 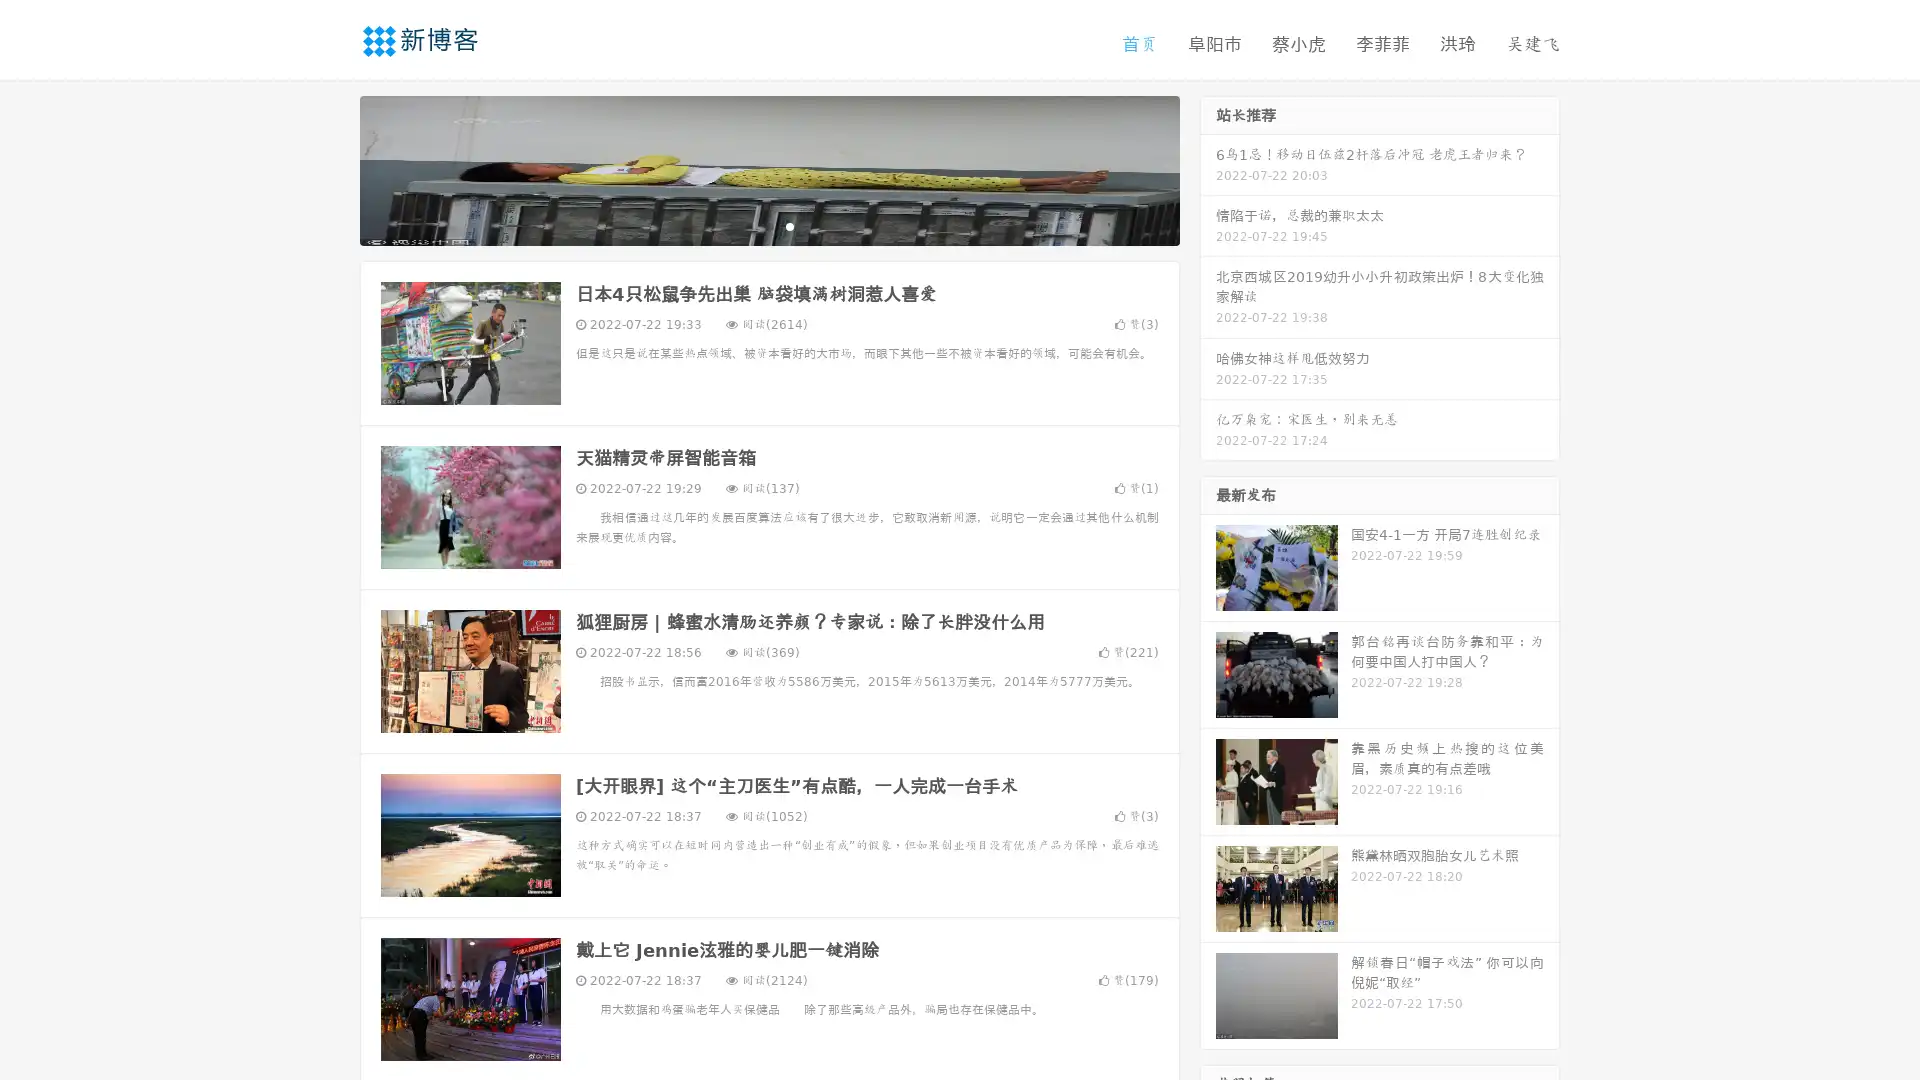 I want to click on Go to slide 3, so click(x=789, y=225).